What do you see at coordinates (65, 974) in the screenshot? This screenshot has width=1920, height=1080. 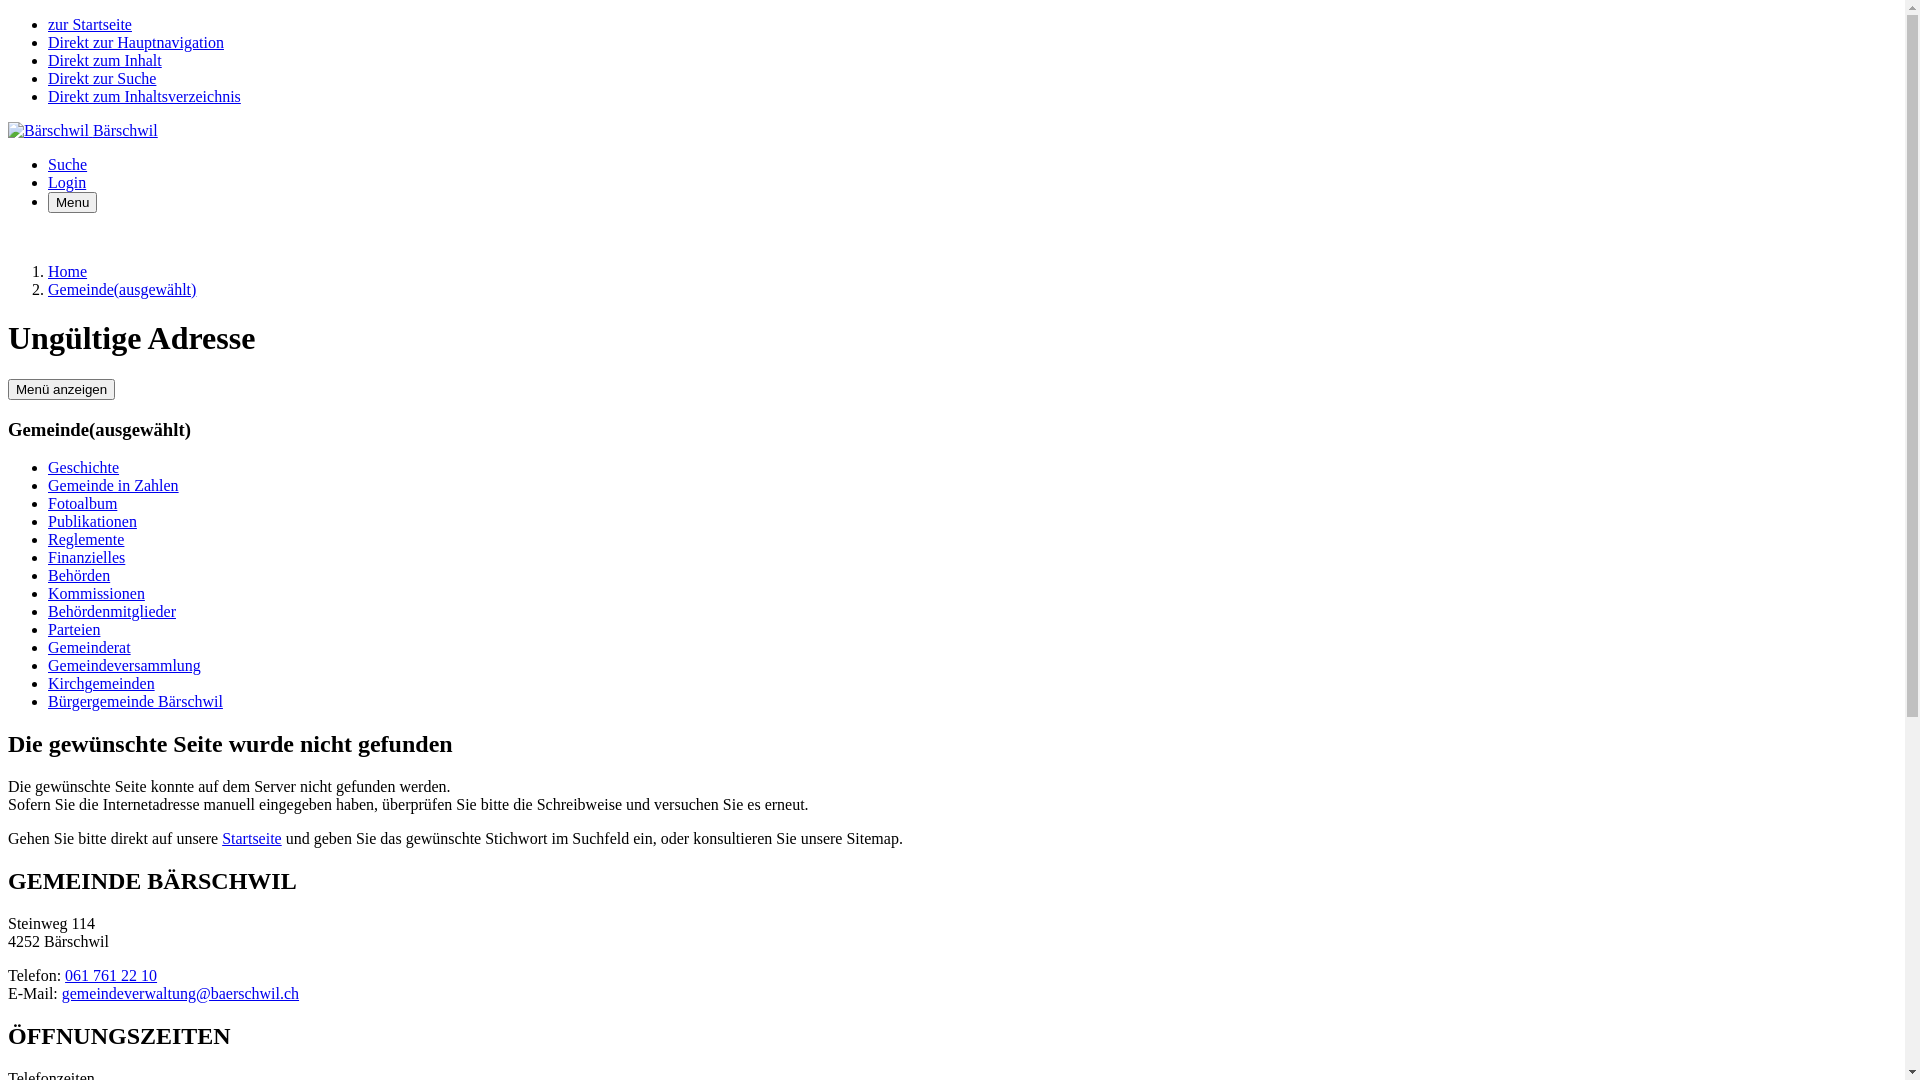 I see `'061 761 22 10'` at bounding box center [65, 974].